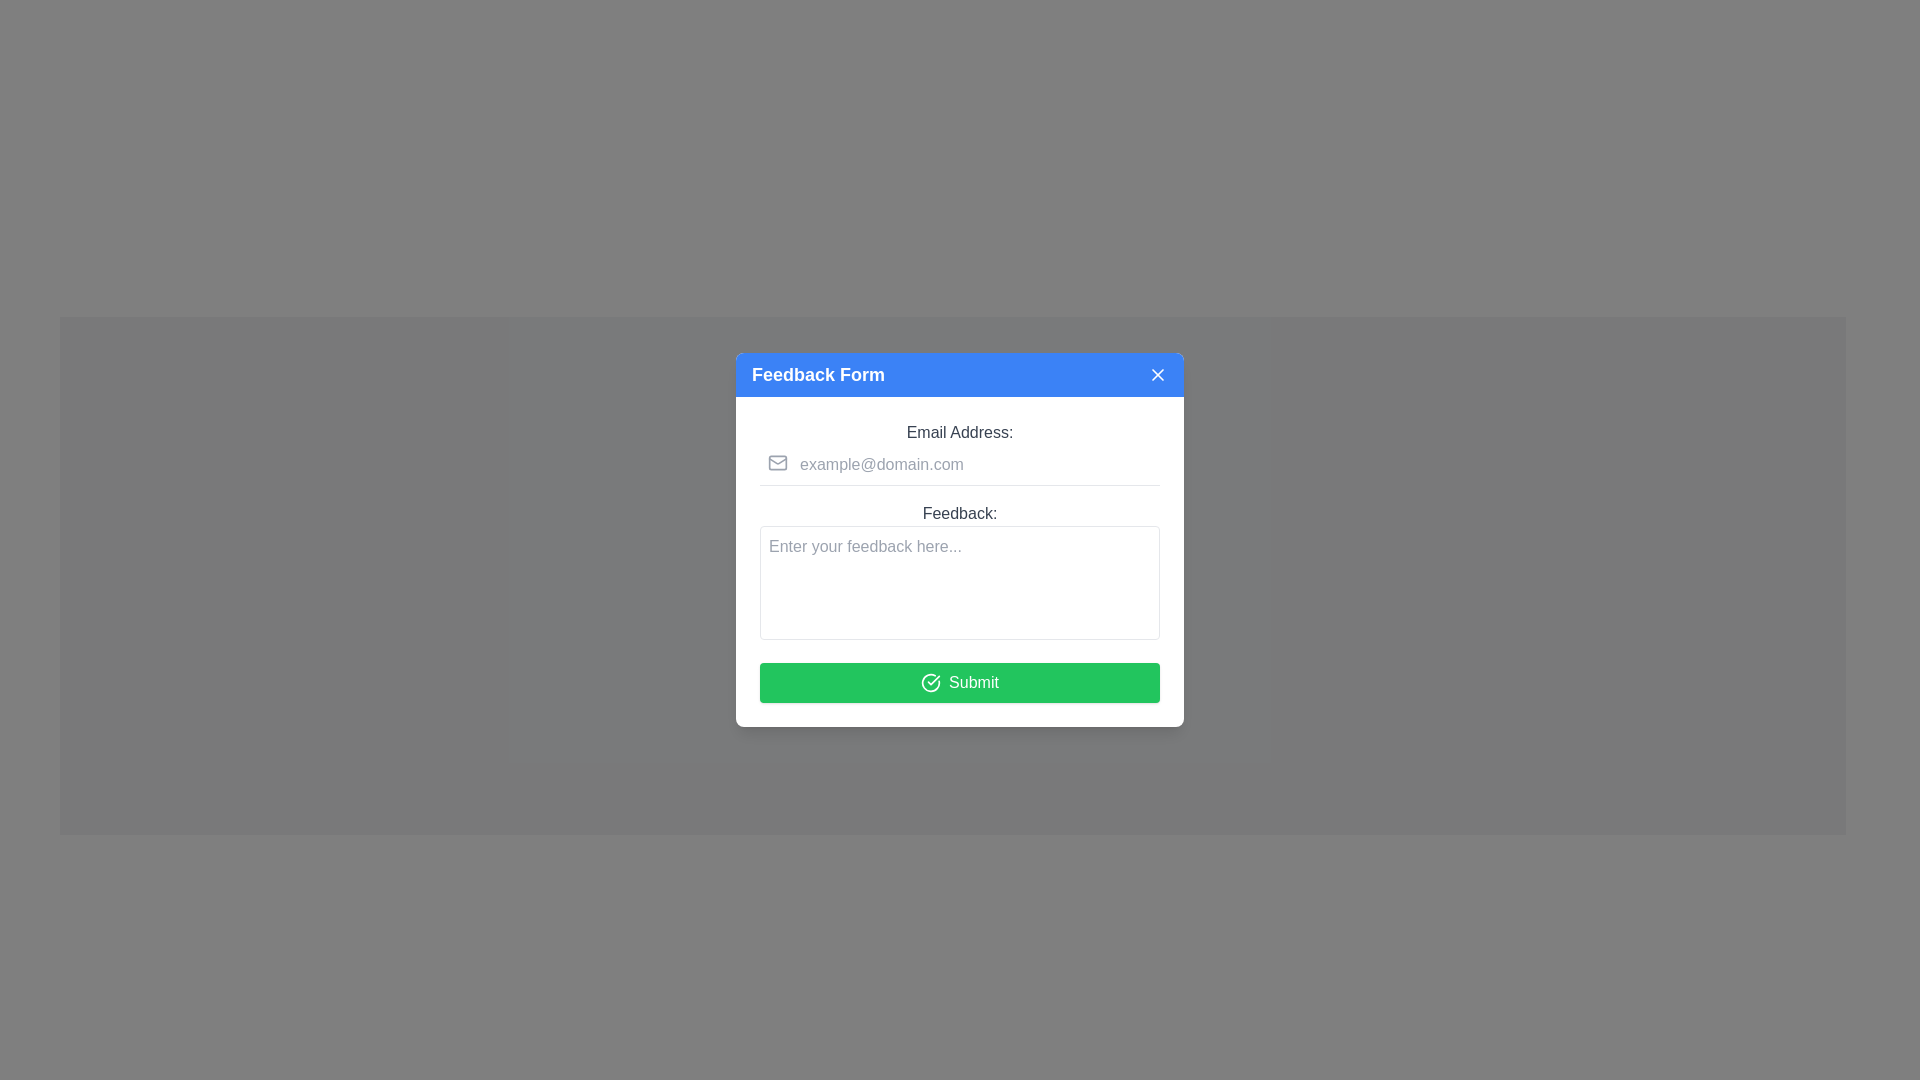 This screenshot has height=1080, width=1920. I want to click on the mail icon in the feedback form modal, which is a linear, outline style icon with rounded edges located to the left of the email input field, so click(776, 462).